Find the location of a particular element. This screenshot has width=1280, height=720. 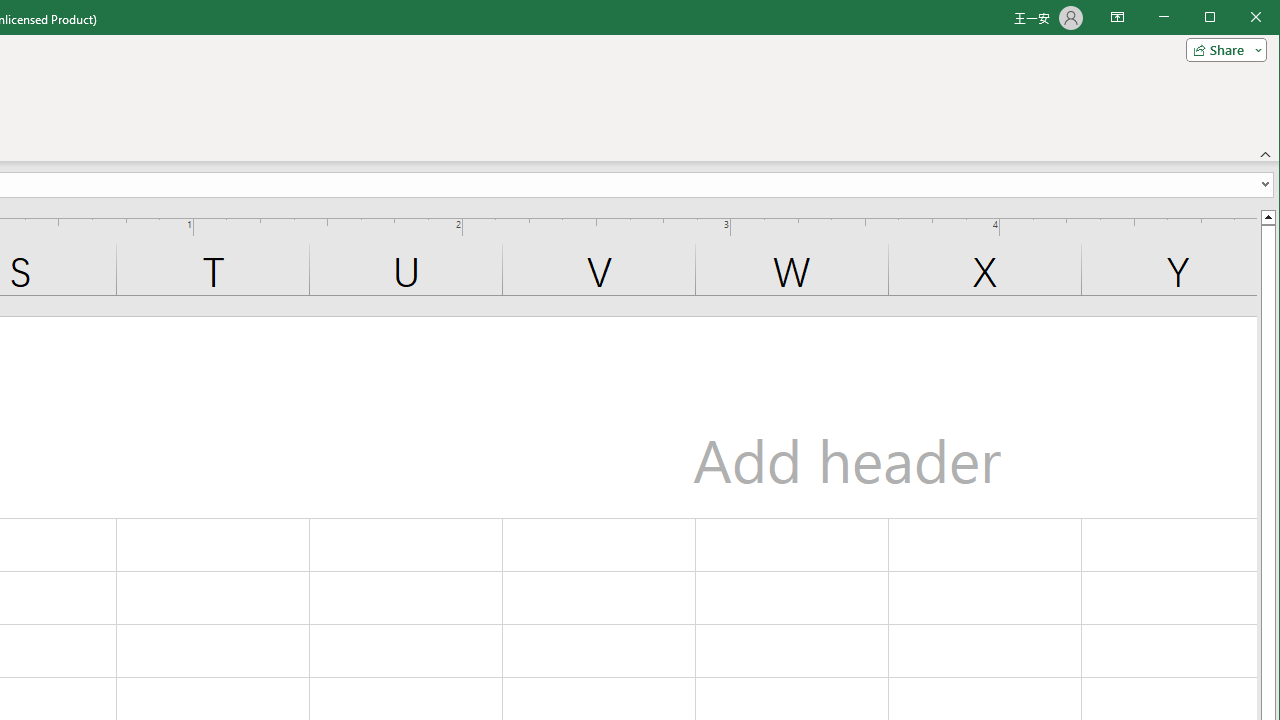

'Minimize' is located at coordinates (1215, 19).